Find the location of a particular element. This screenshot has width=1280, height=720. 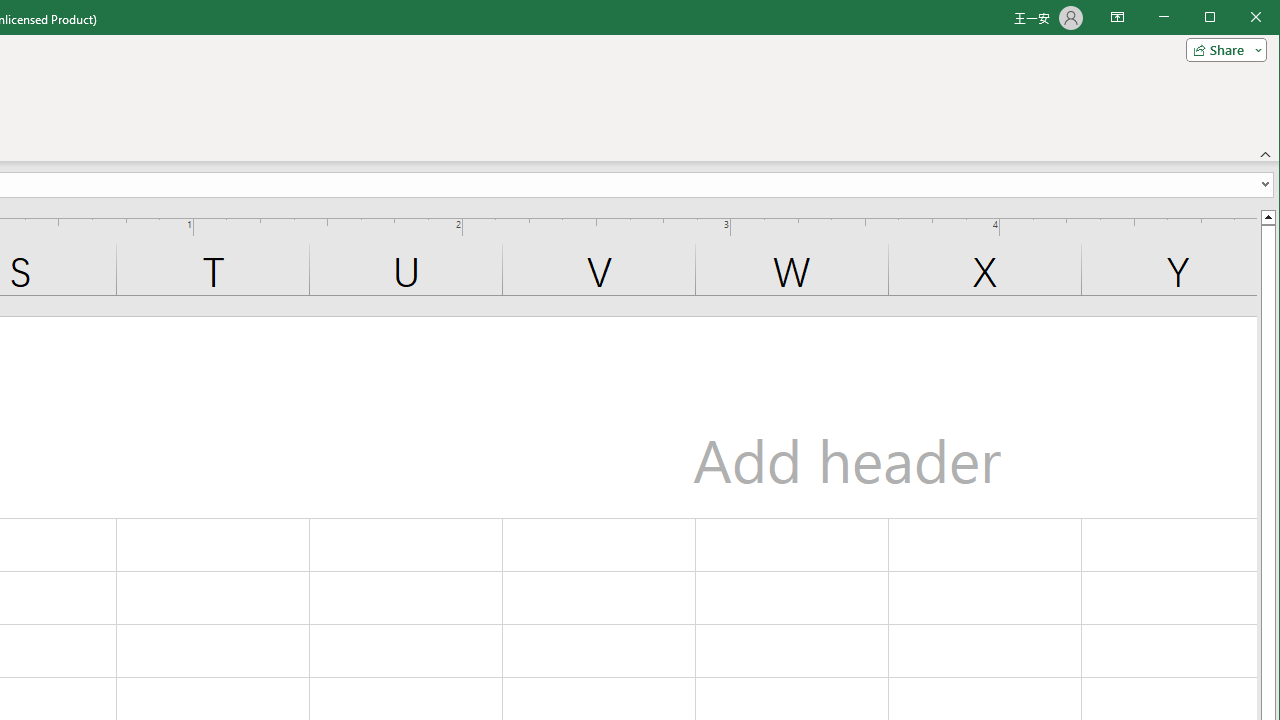

'Minimize' is located at coordinates (1215, 19).